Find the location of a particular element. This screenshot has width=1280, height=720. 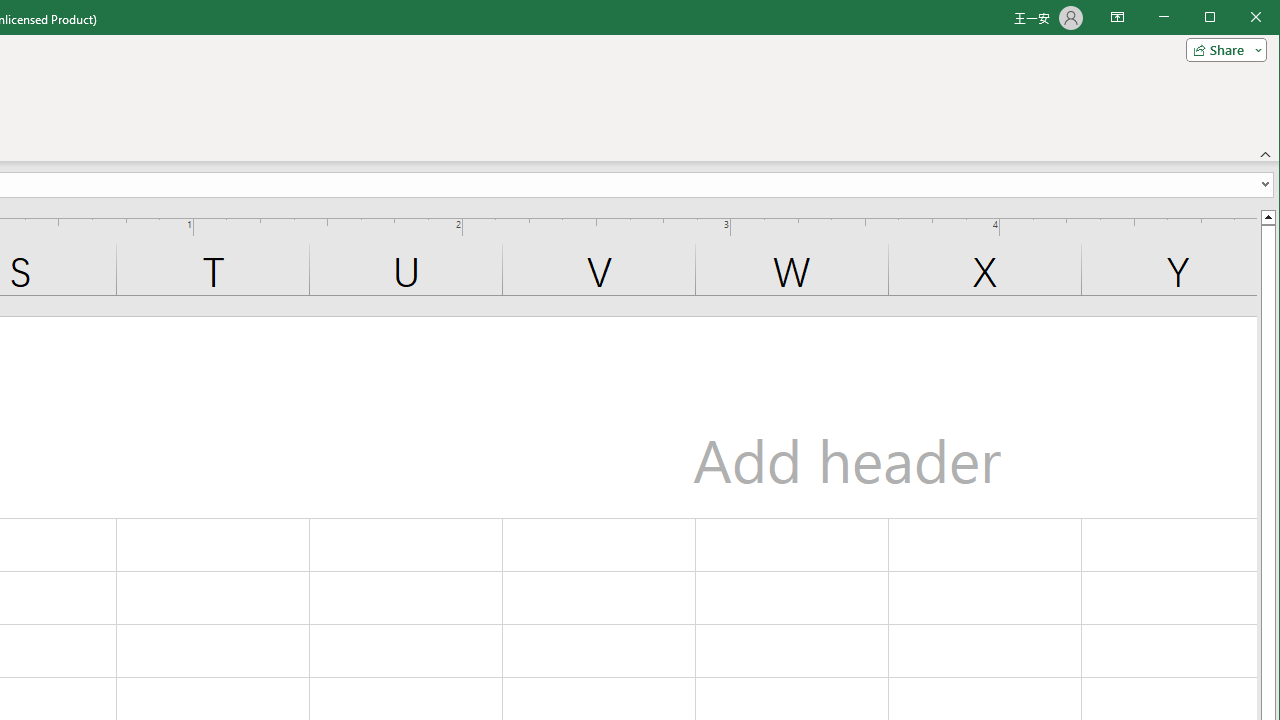

'Minimize' is located at coordinates (1215, 19).